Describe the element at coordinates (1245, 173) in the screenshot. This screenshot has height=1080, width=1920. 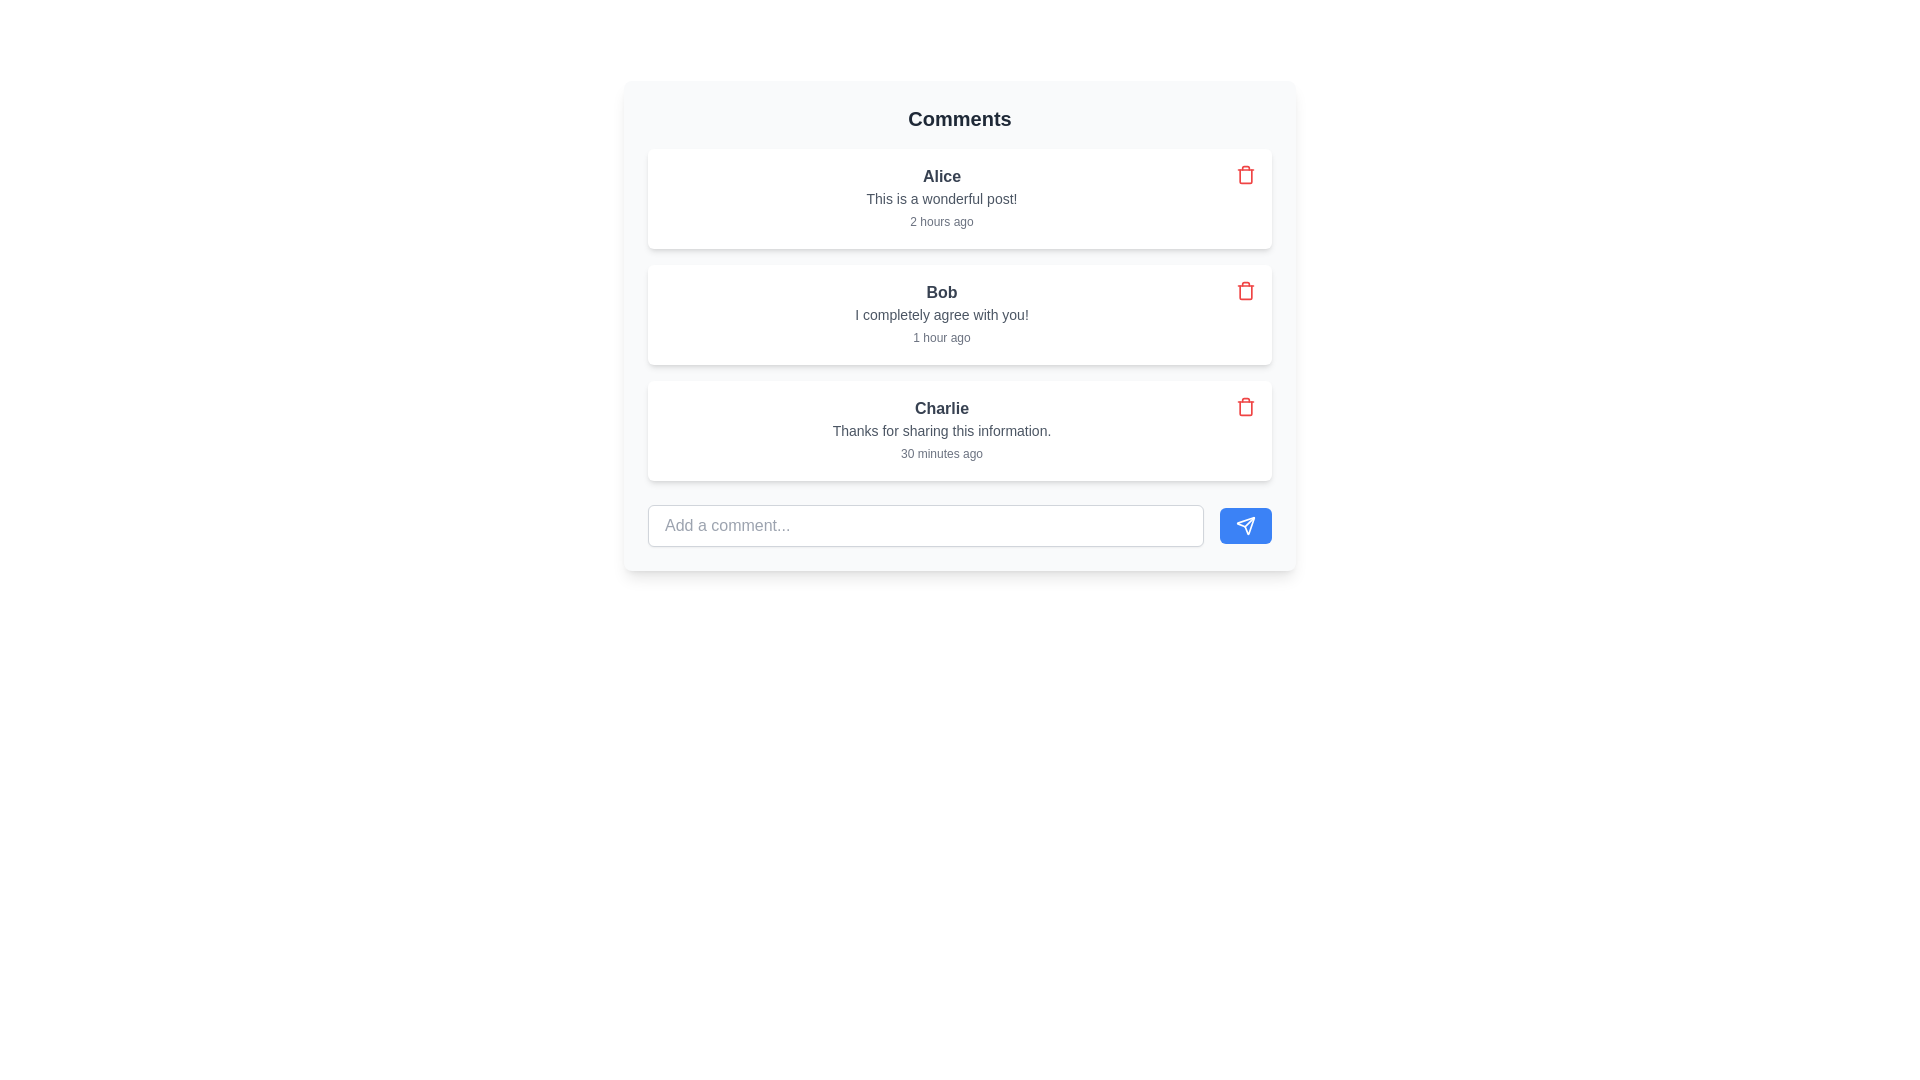
I see `the delete button icon located to the right of Alice's topmost comment` at that location.